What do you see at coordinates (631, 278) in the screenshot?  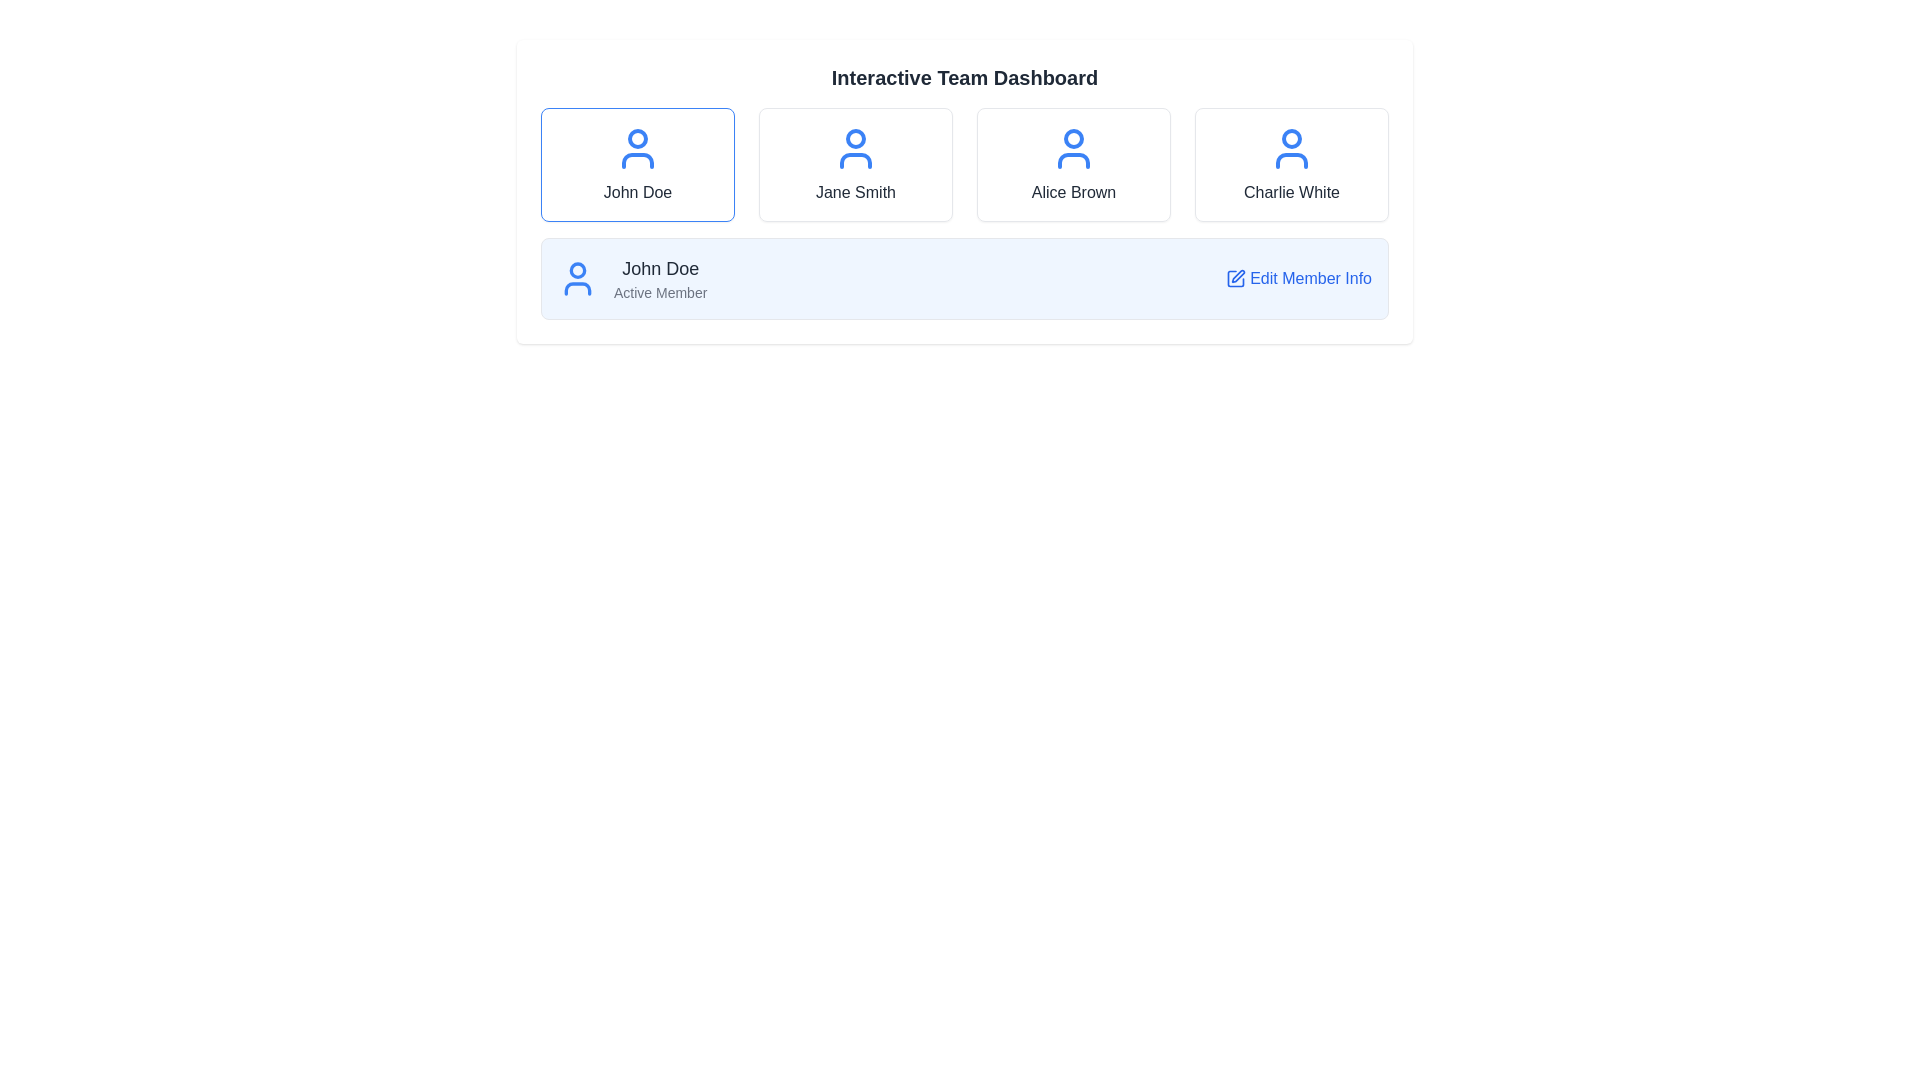 I see `the Informational display element that shows the user's name and status, located inside a blue-bordered section under the title 'Interactive Team Dashboard'` at bounding box center [631, 278].